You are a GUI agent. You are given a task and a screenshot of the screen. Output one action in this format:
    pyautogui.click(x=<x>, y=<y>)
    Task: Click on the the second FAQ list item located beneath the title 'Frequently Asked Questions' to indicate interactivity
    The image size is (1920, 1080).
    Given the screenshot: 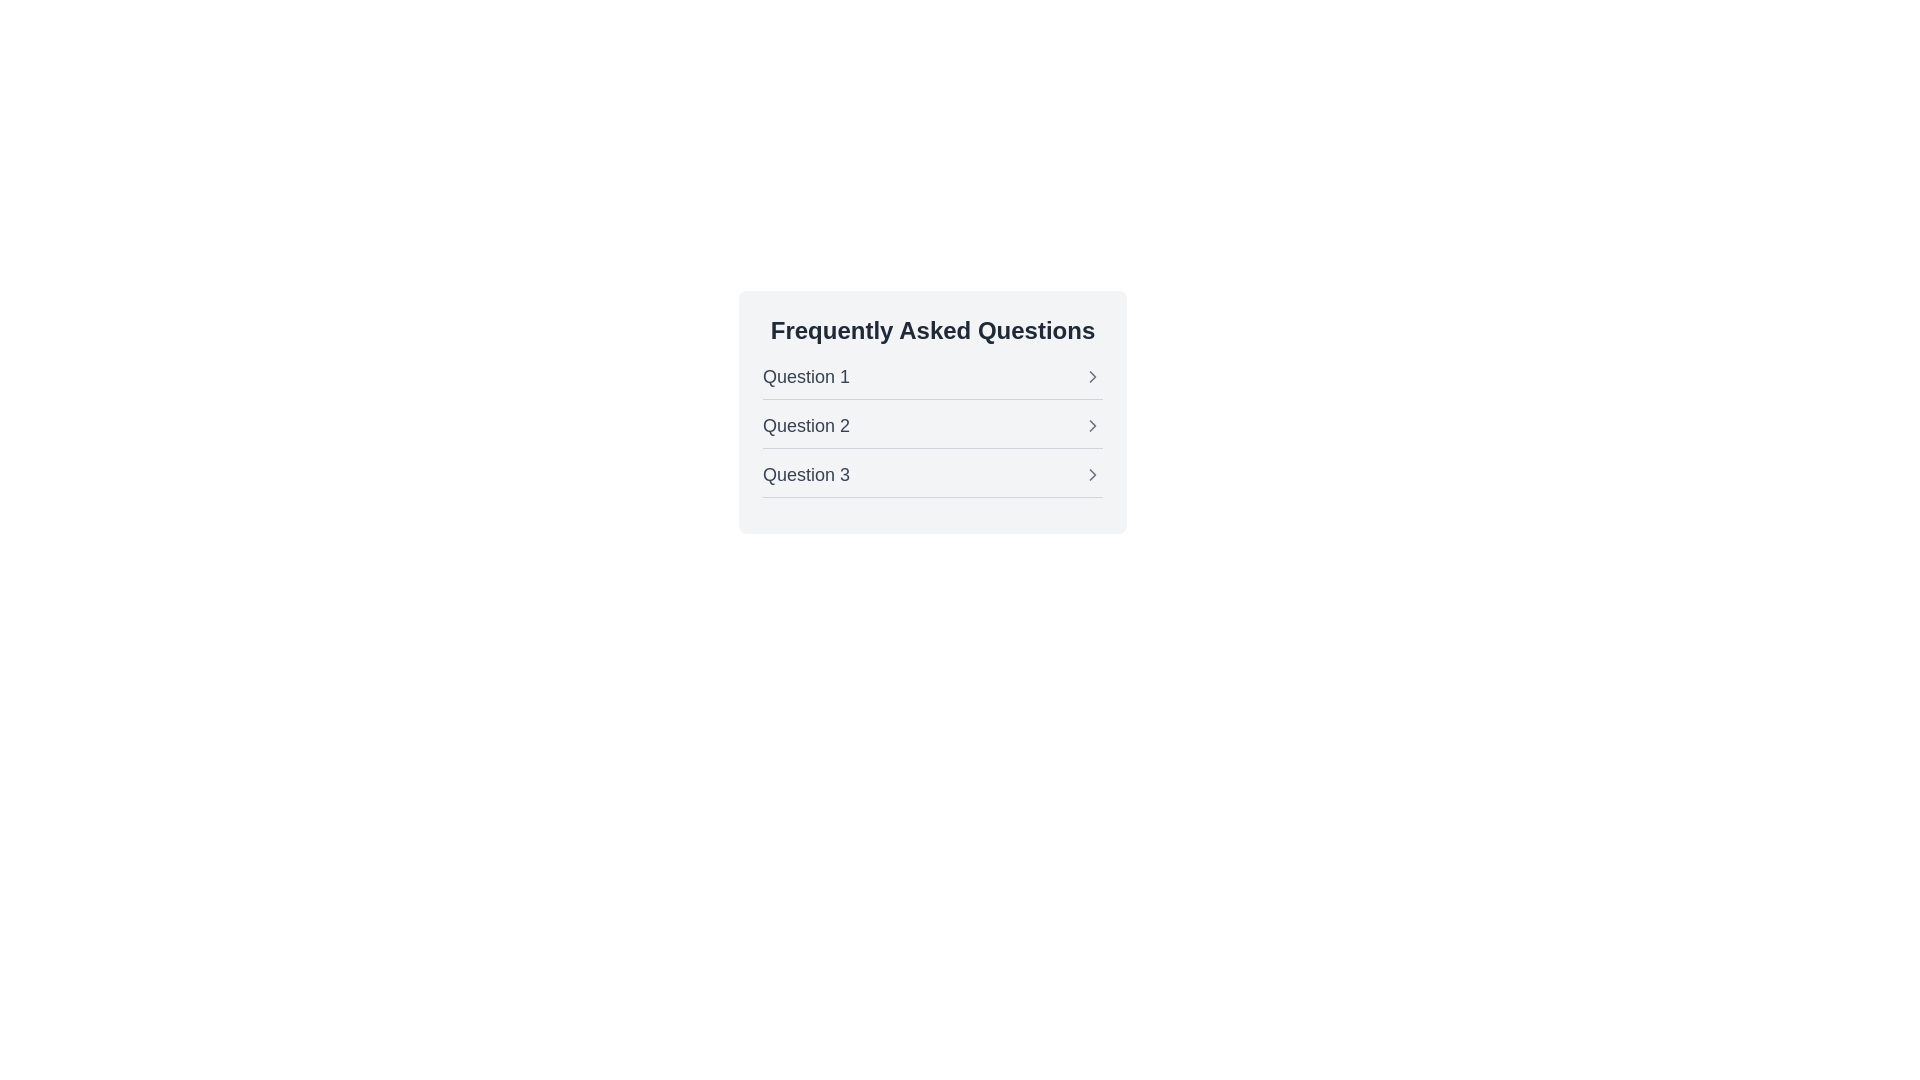 What is the action you would take?
    pyautogui.click(x=931, y=411)
    